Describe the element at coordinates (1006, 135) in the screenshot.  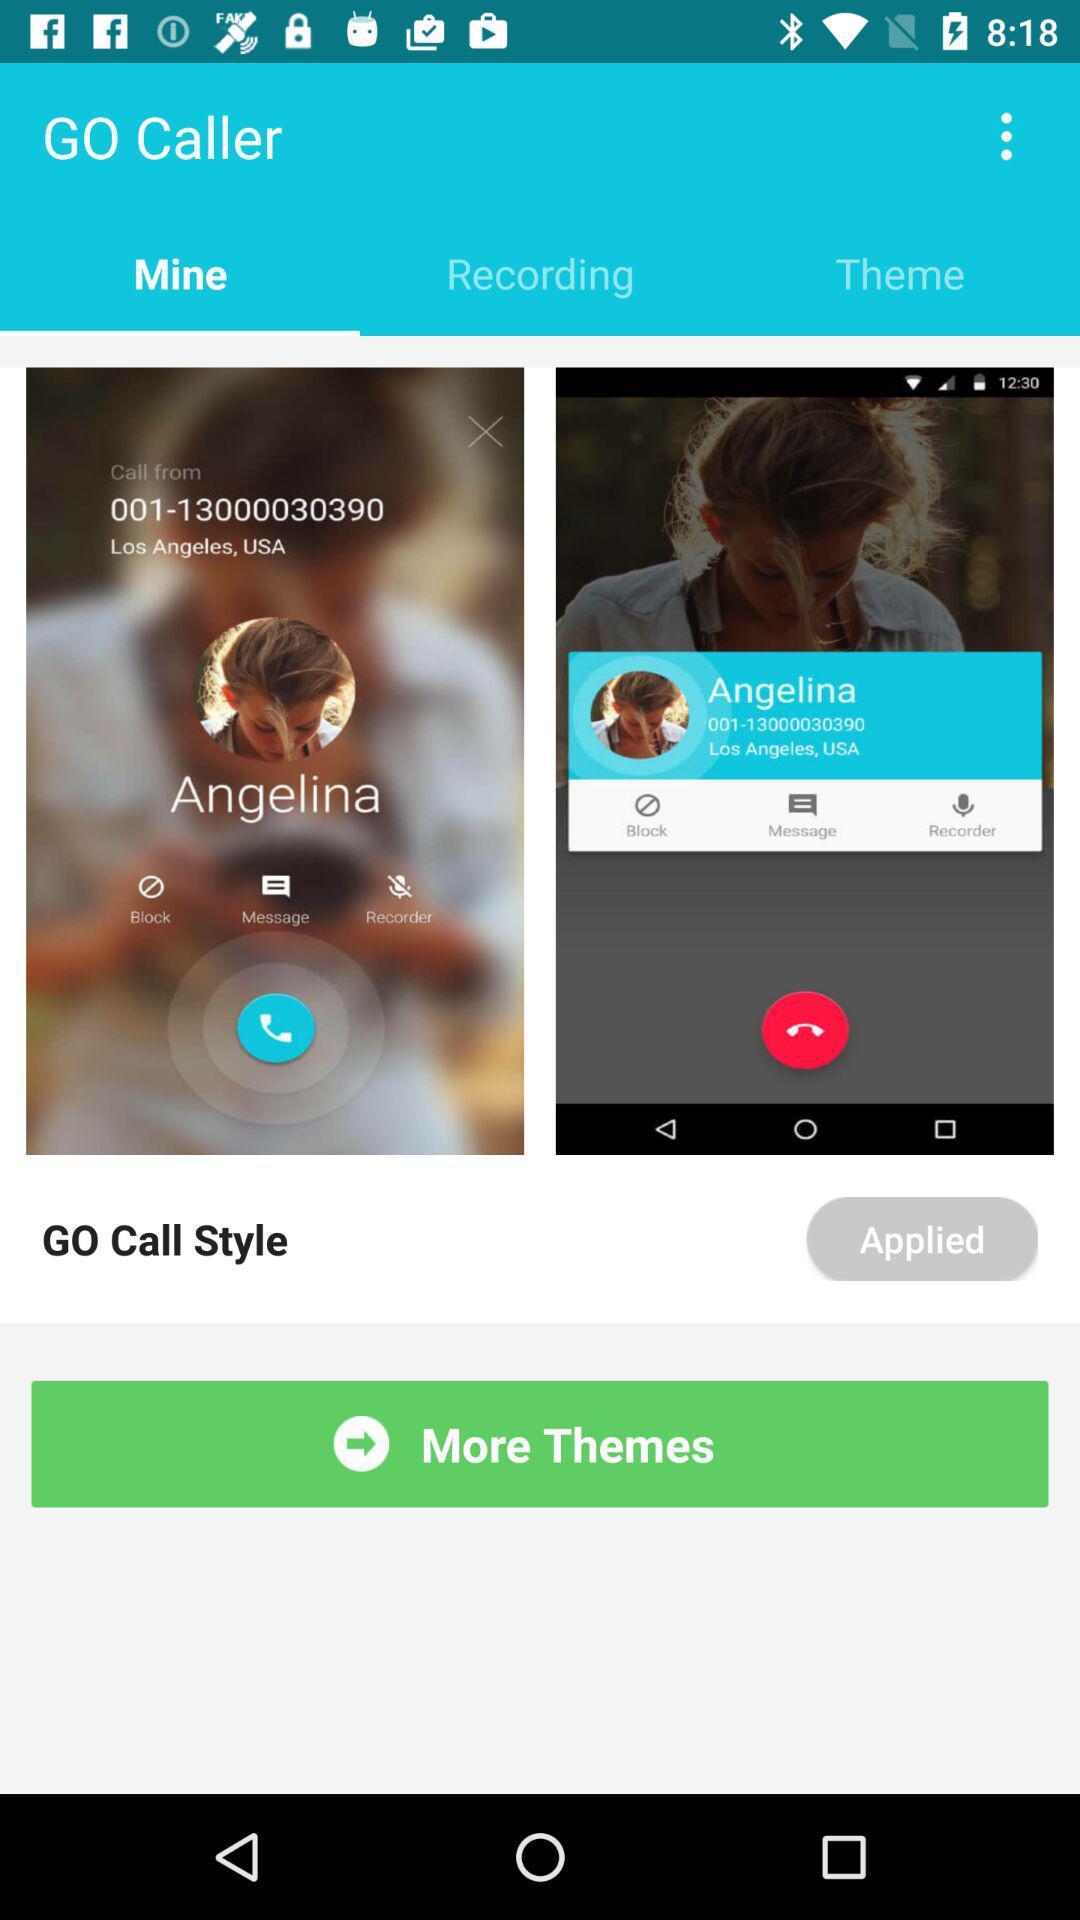
I see `icon next to go caller icon` at that location.